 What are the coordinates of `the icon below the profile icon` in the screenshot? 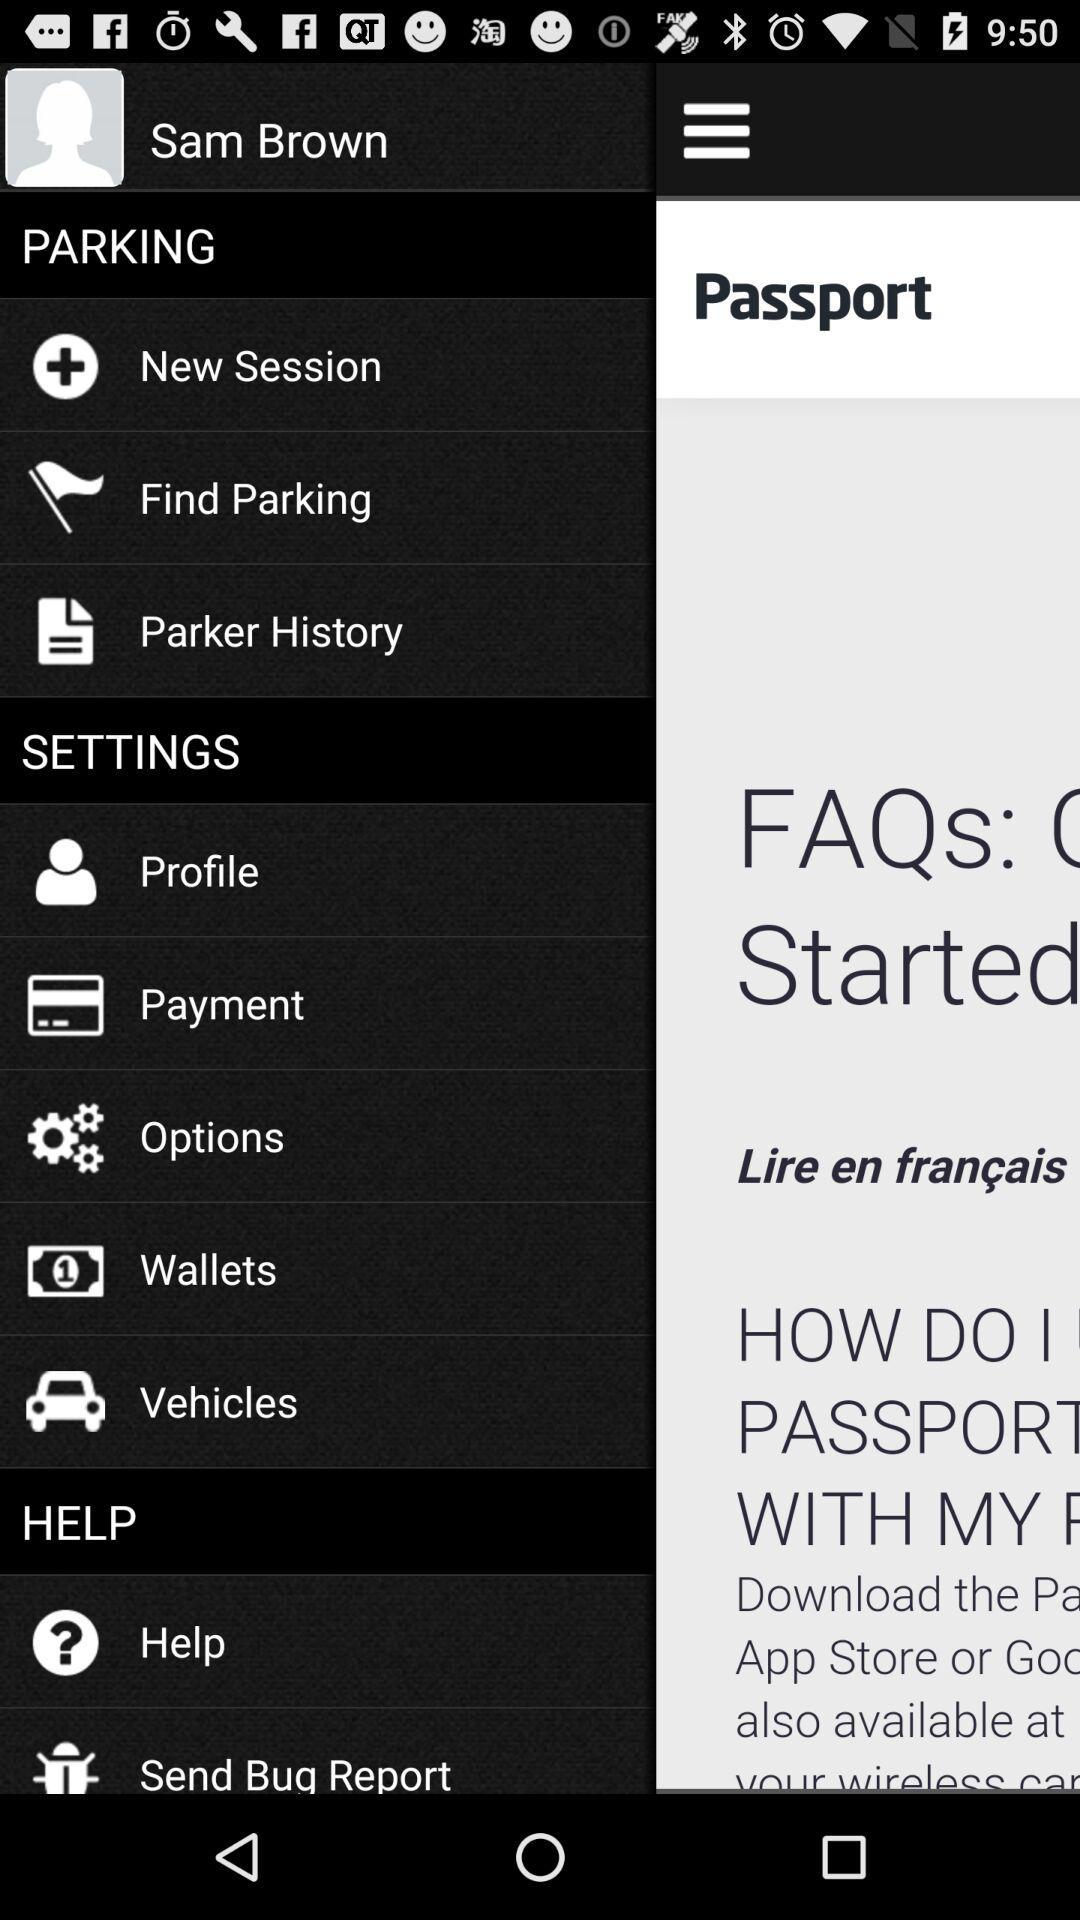 It's located at (222, 1002).